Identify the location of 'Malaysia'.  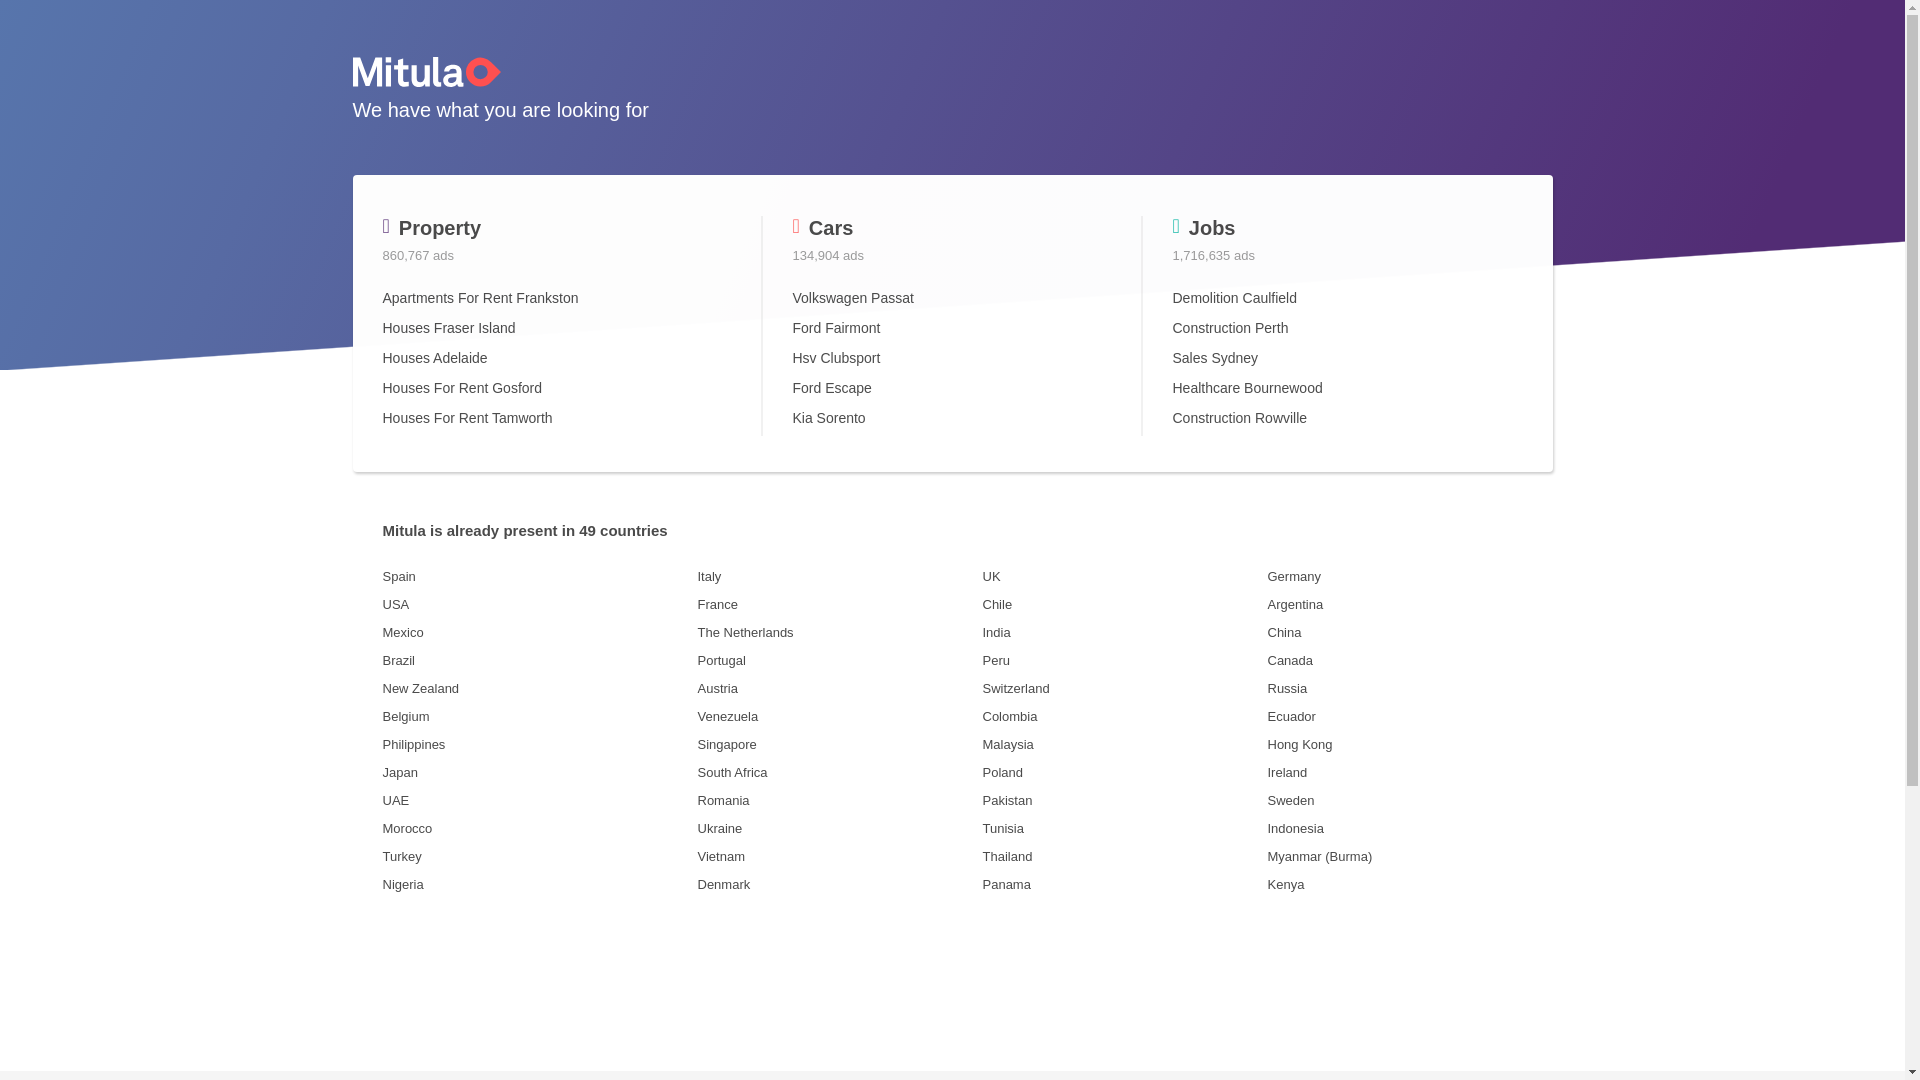
(982, 744).